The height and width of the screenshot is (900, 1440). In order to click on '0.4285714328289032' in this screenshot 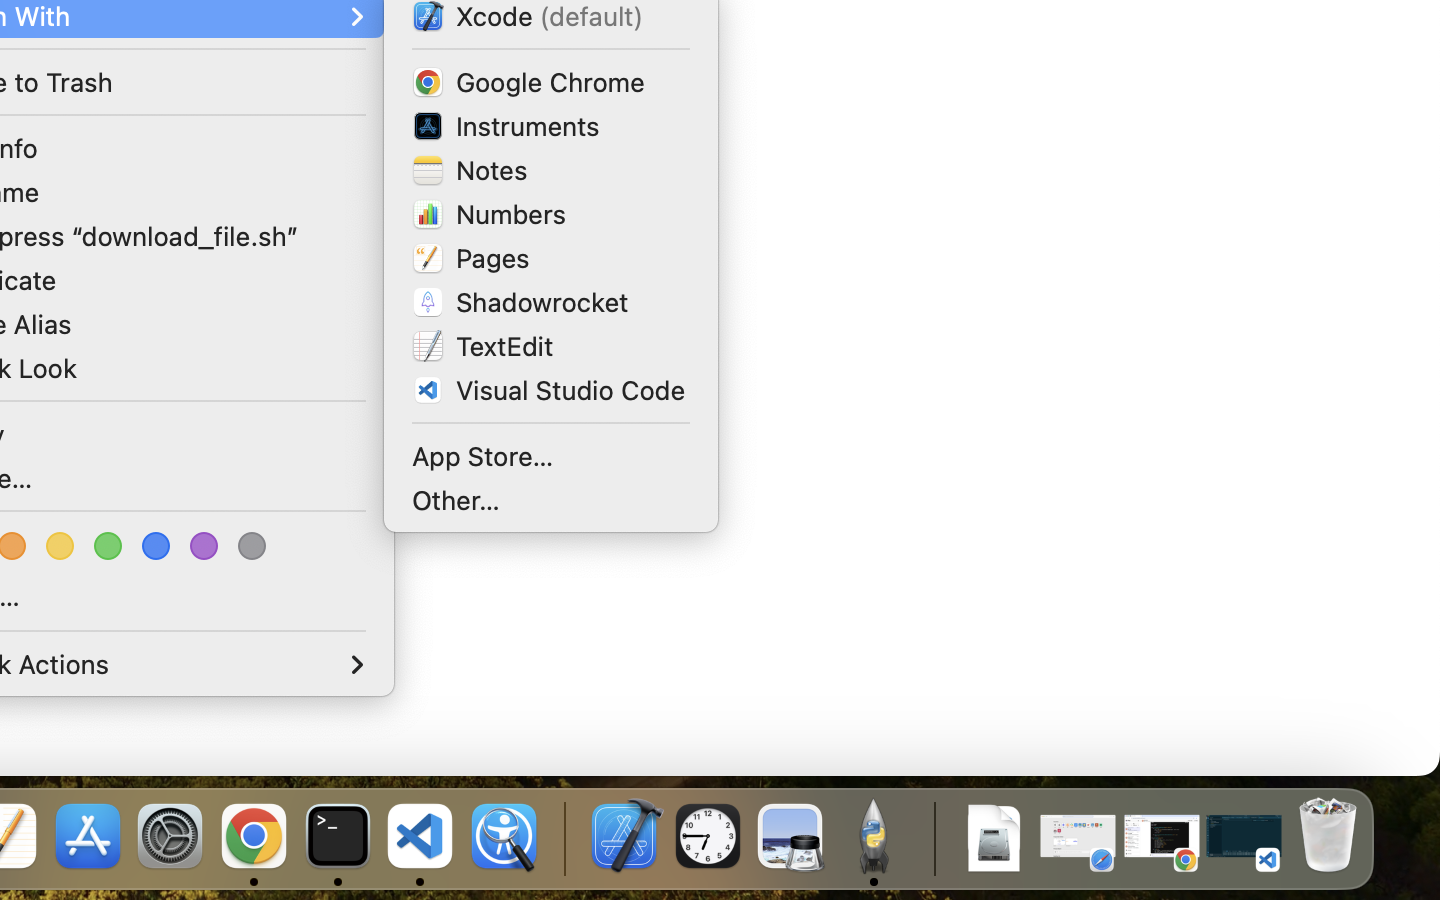, I will do `click(562, 837)`.